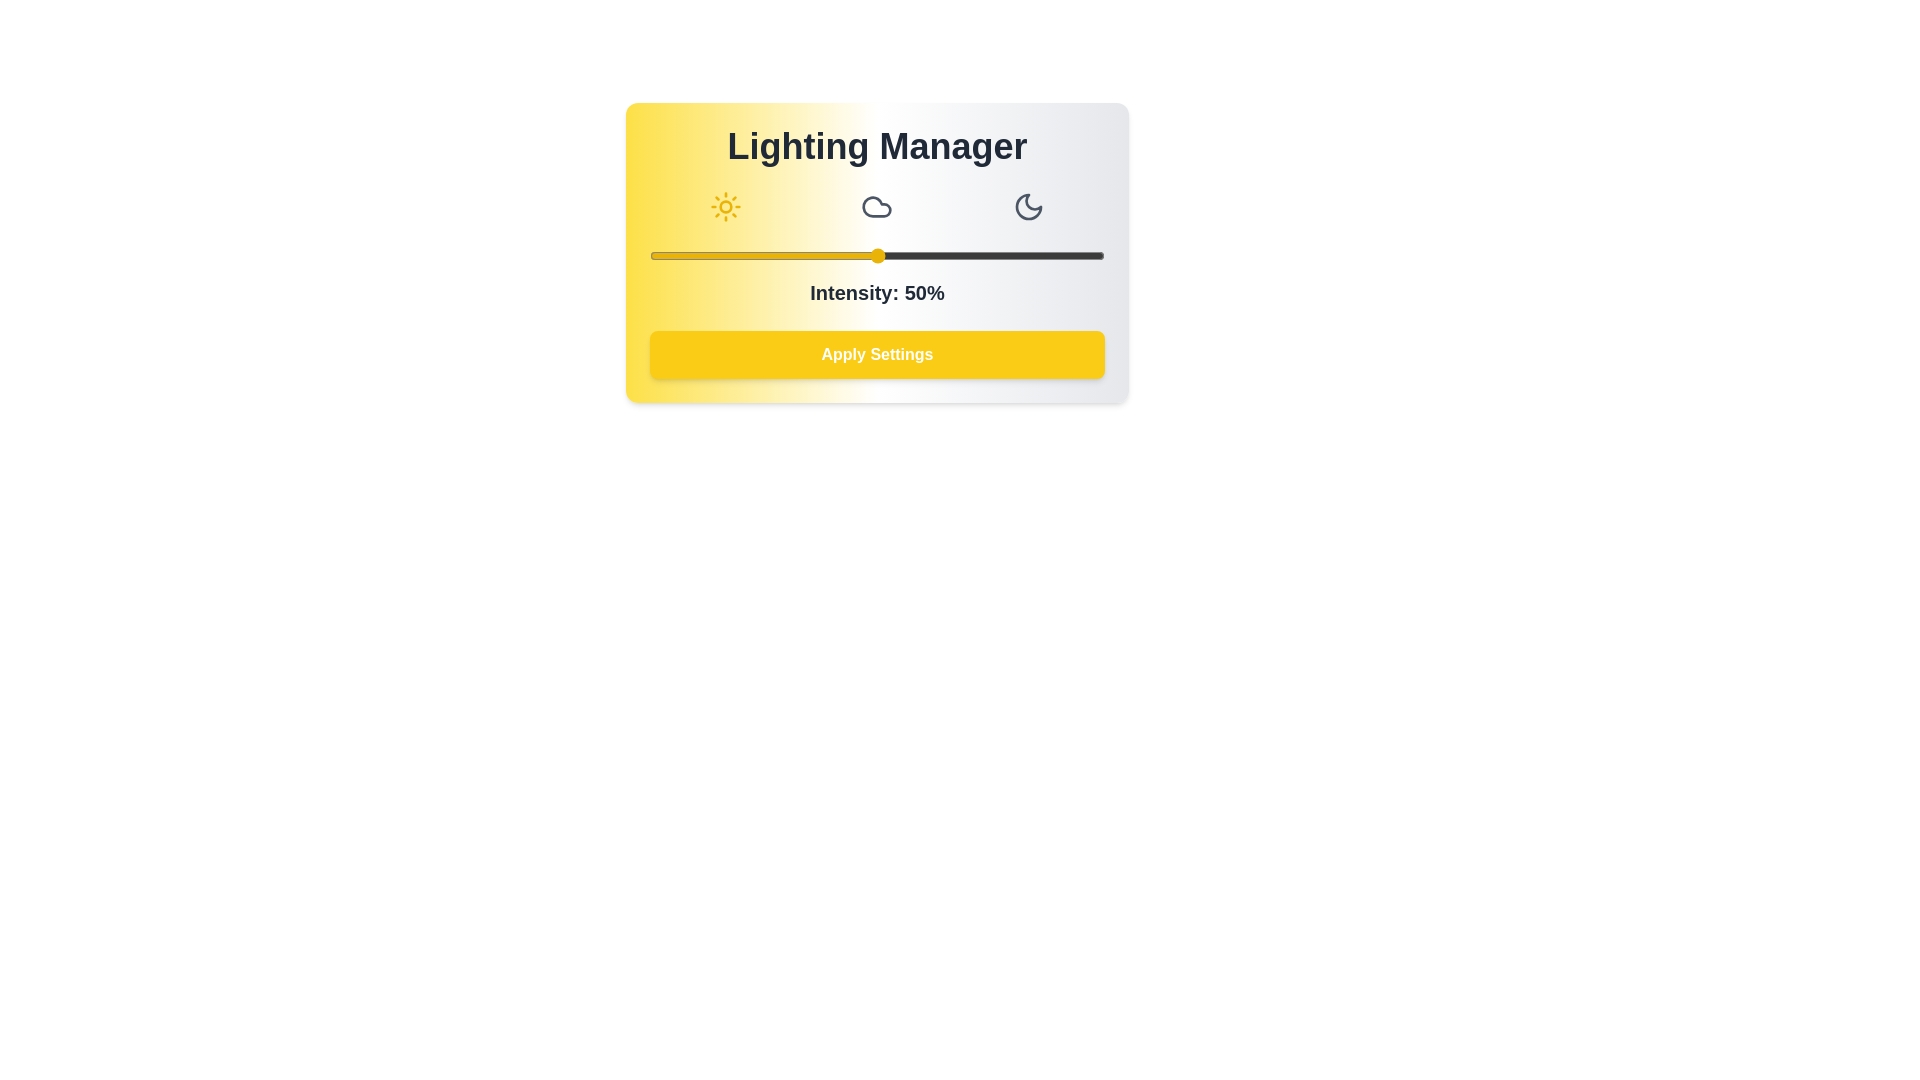 This screenshot has height=1080, width=1920. I want to click on the light intensity slider to 6%, so click(677, 254).